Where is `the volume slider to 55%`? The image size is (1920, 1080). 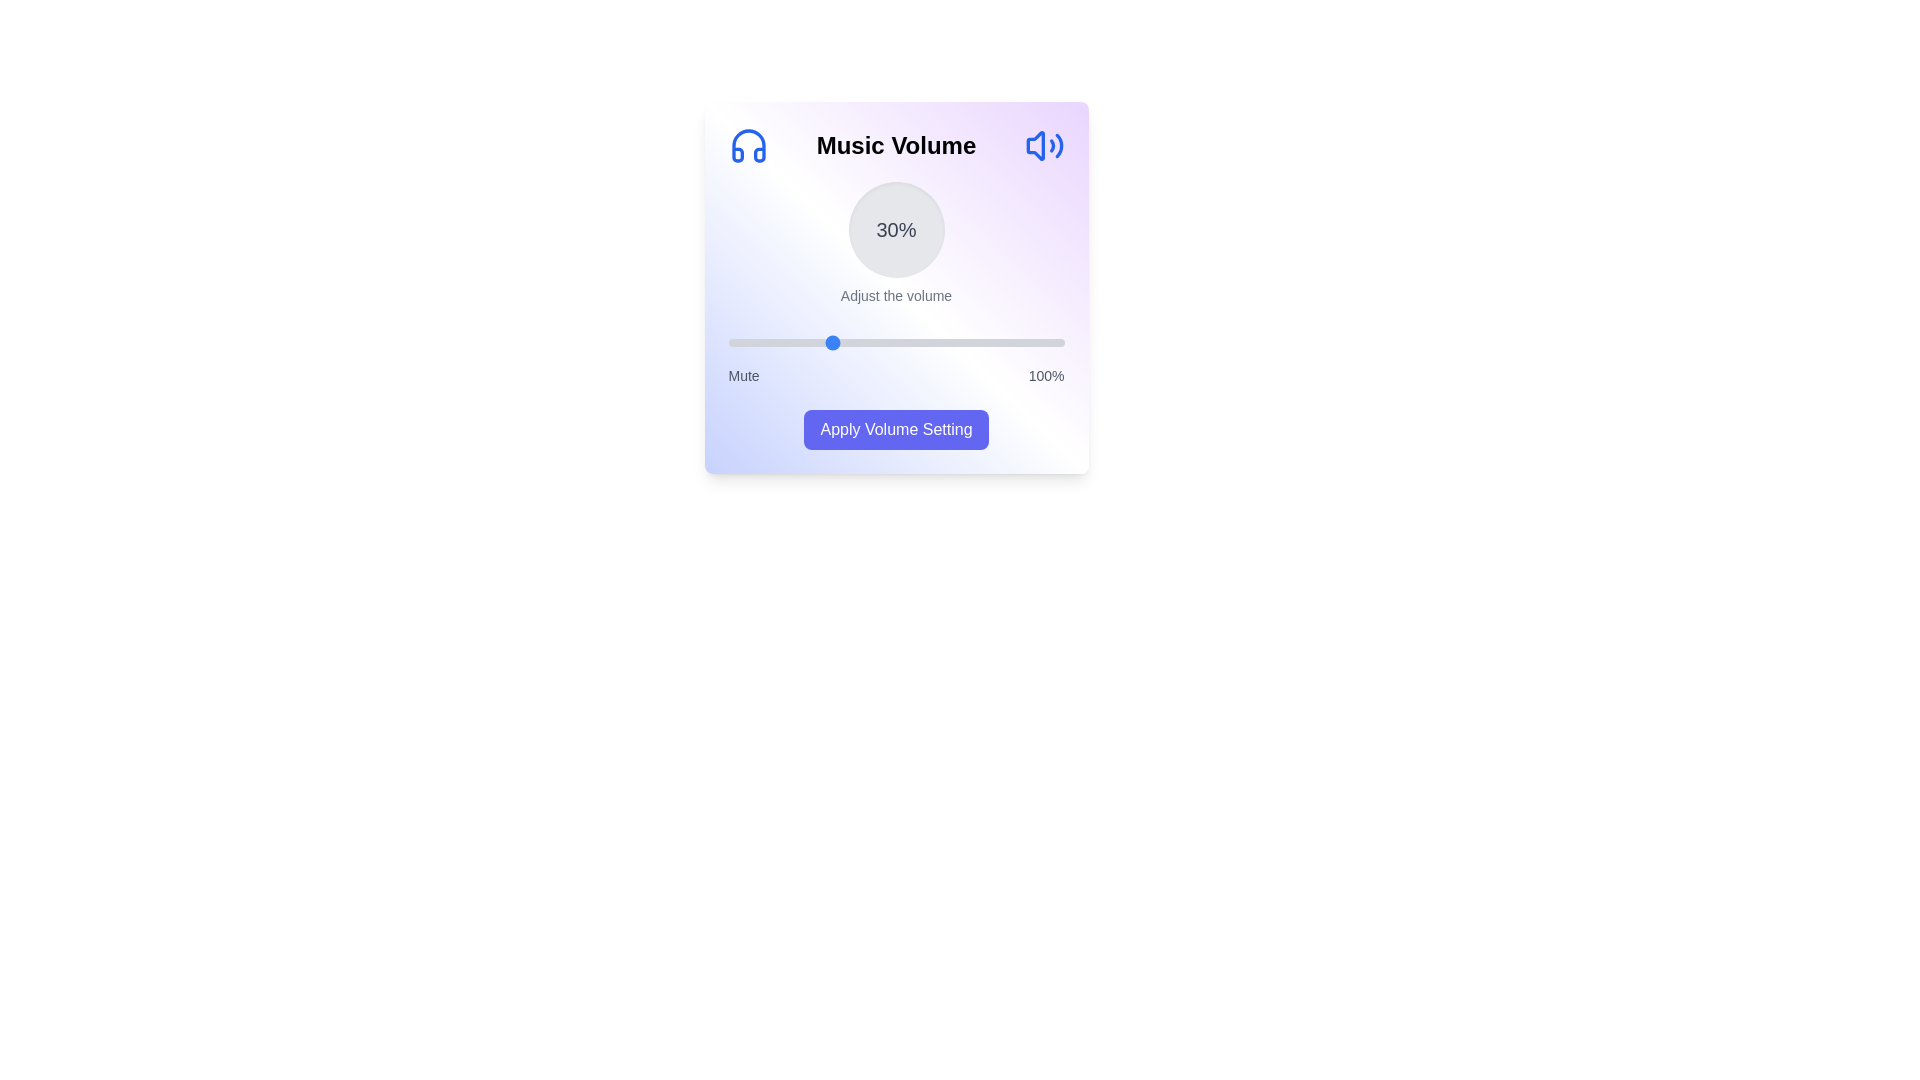 the volume slider to 55% is located at coordinates (912, 342).